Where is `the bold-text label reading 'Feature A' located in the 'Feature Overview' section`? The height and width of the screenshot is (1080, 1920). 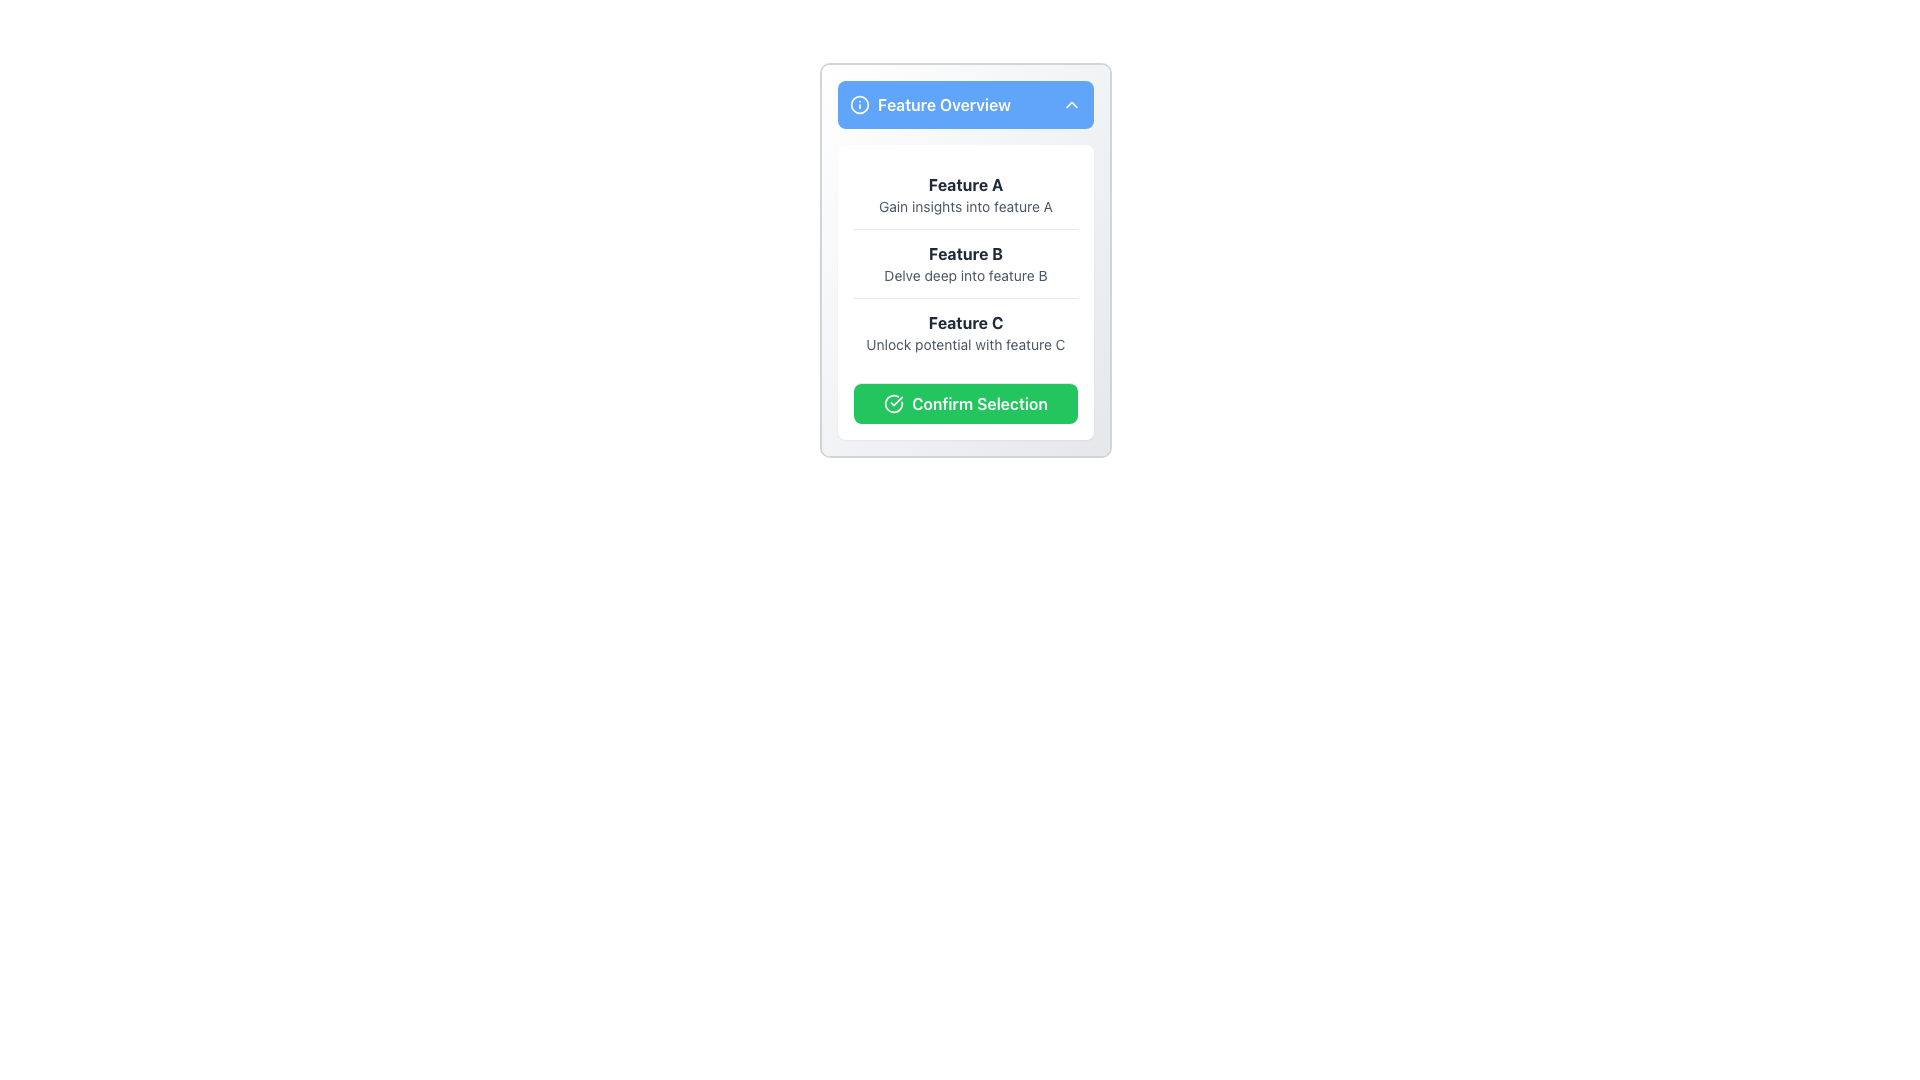
the bold-text label reading 'Feature A' located in the 'Feature Overview' section is located at coordinates (965, 185).